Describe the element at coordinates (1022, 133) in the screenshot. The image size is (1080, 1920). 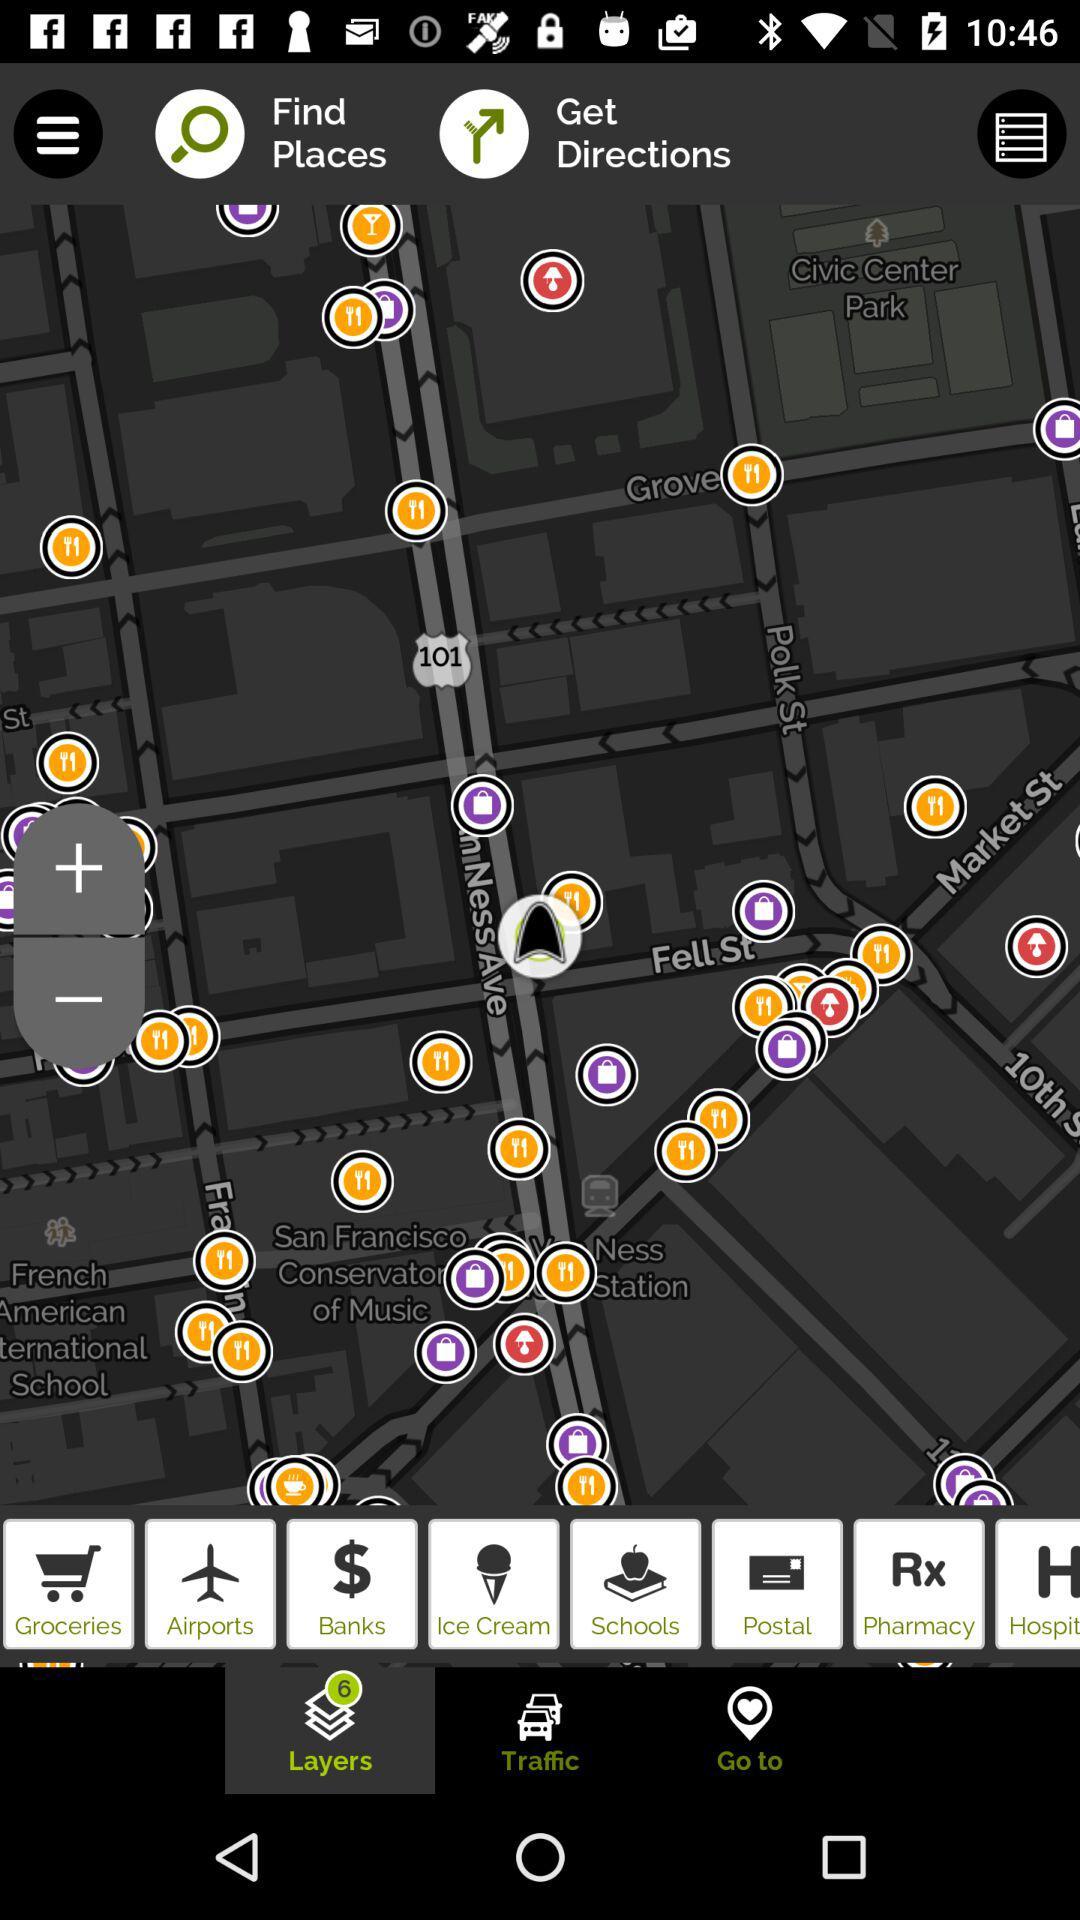
I see `the button beside get directions` at that location.